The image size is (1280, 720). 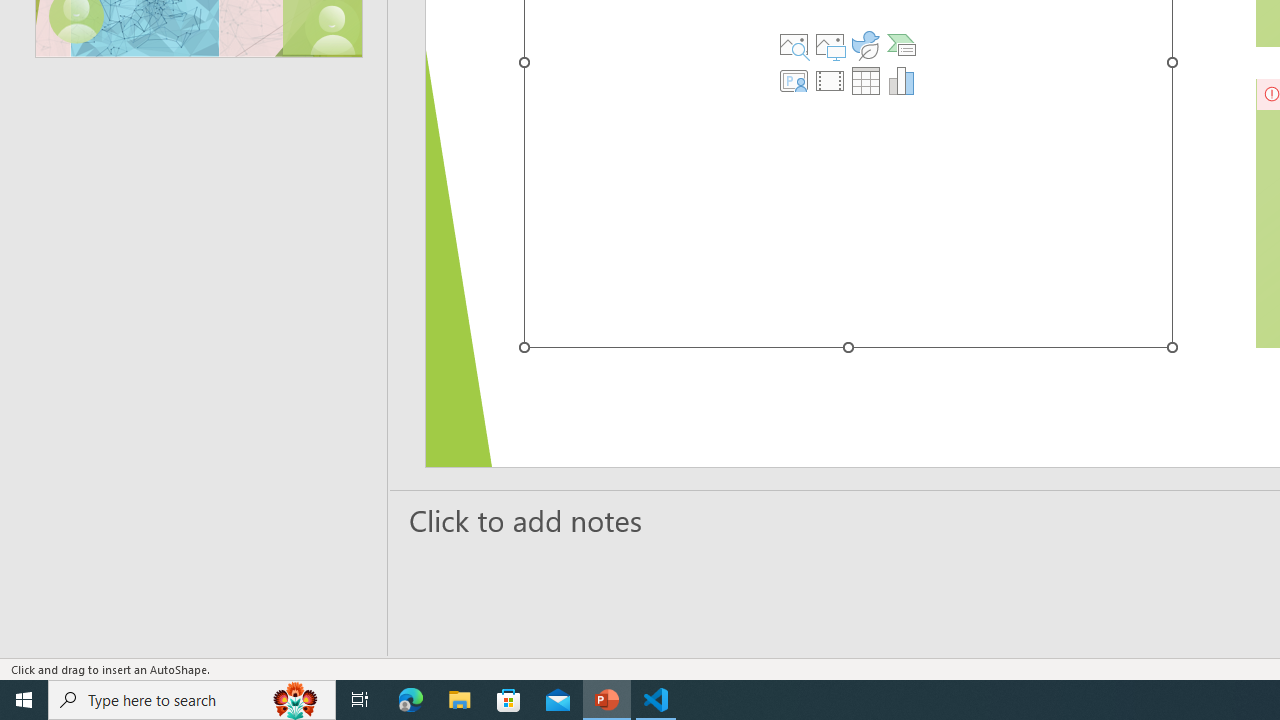 I want to click on 'Insert Video', so click(x=830, y=80).